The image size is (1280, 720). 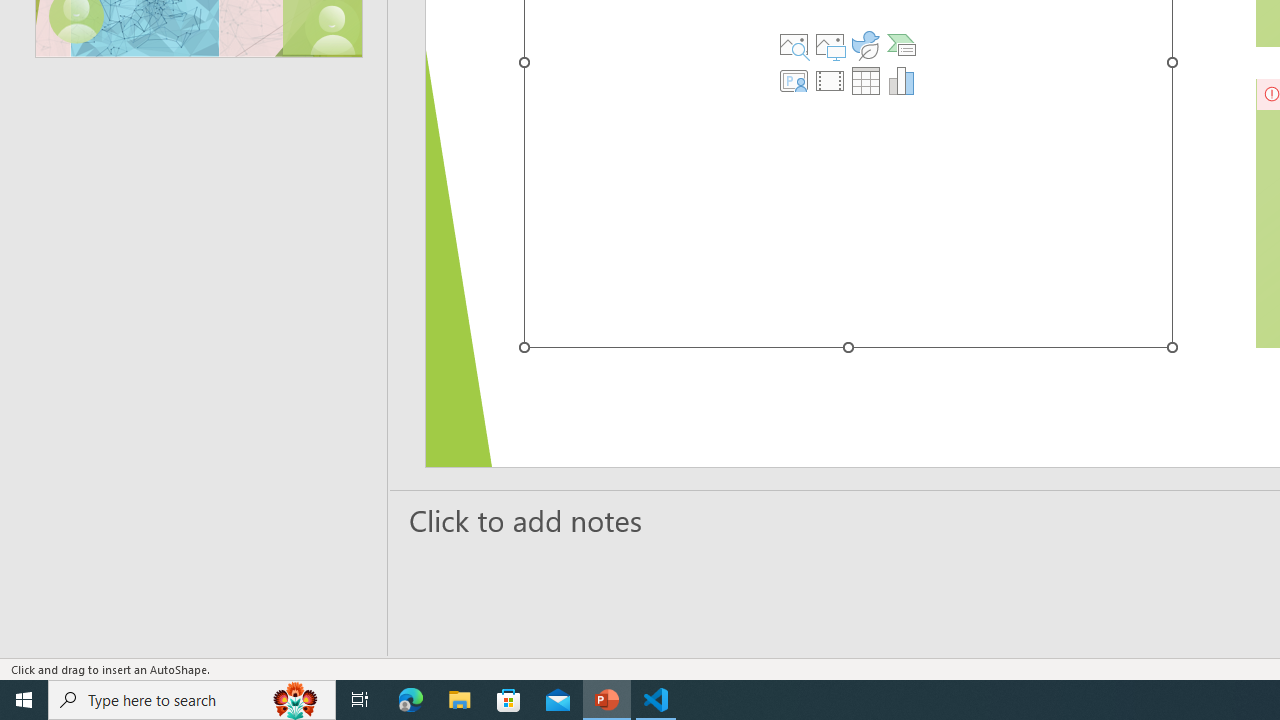 I want to click on 'Insert Video', so click(x=830, y=80).